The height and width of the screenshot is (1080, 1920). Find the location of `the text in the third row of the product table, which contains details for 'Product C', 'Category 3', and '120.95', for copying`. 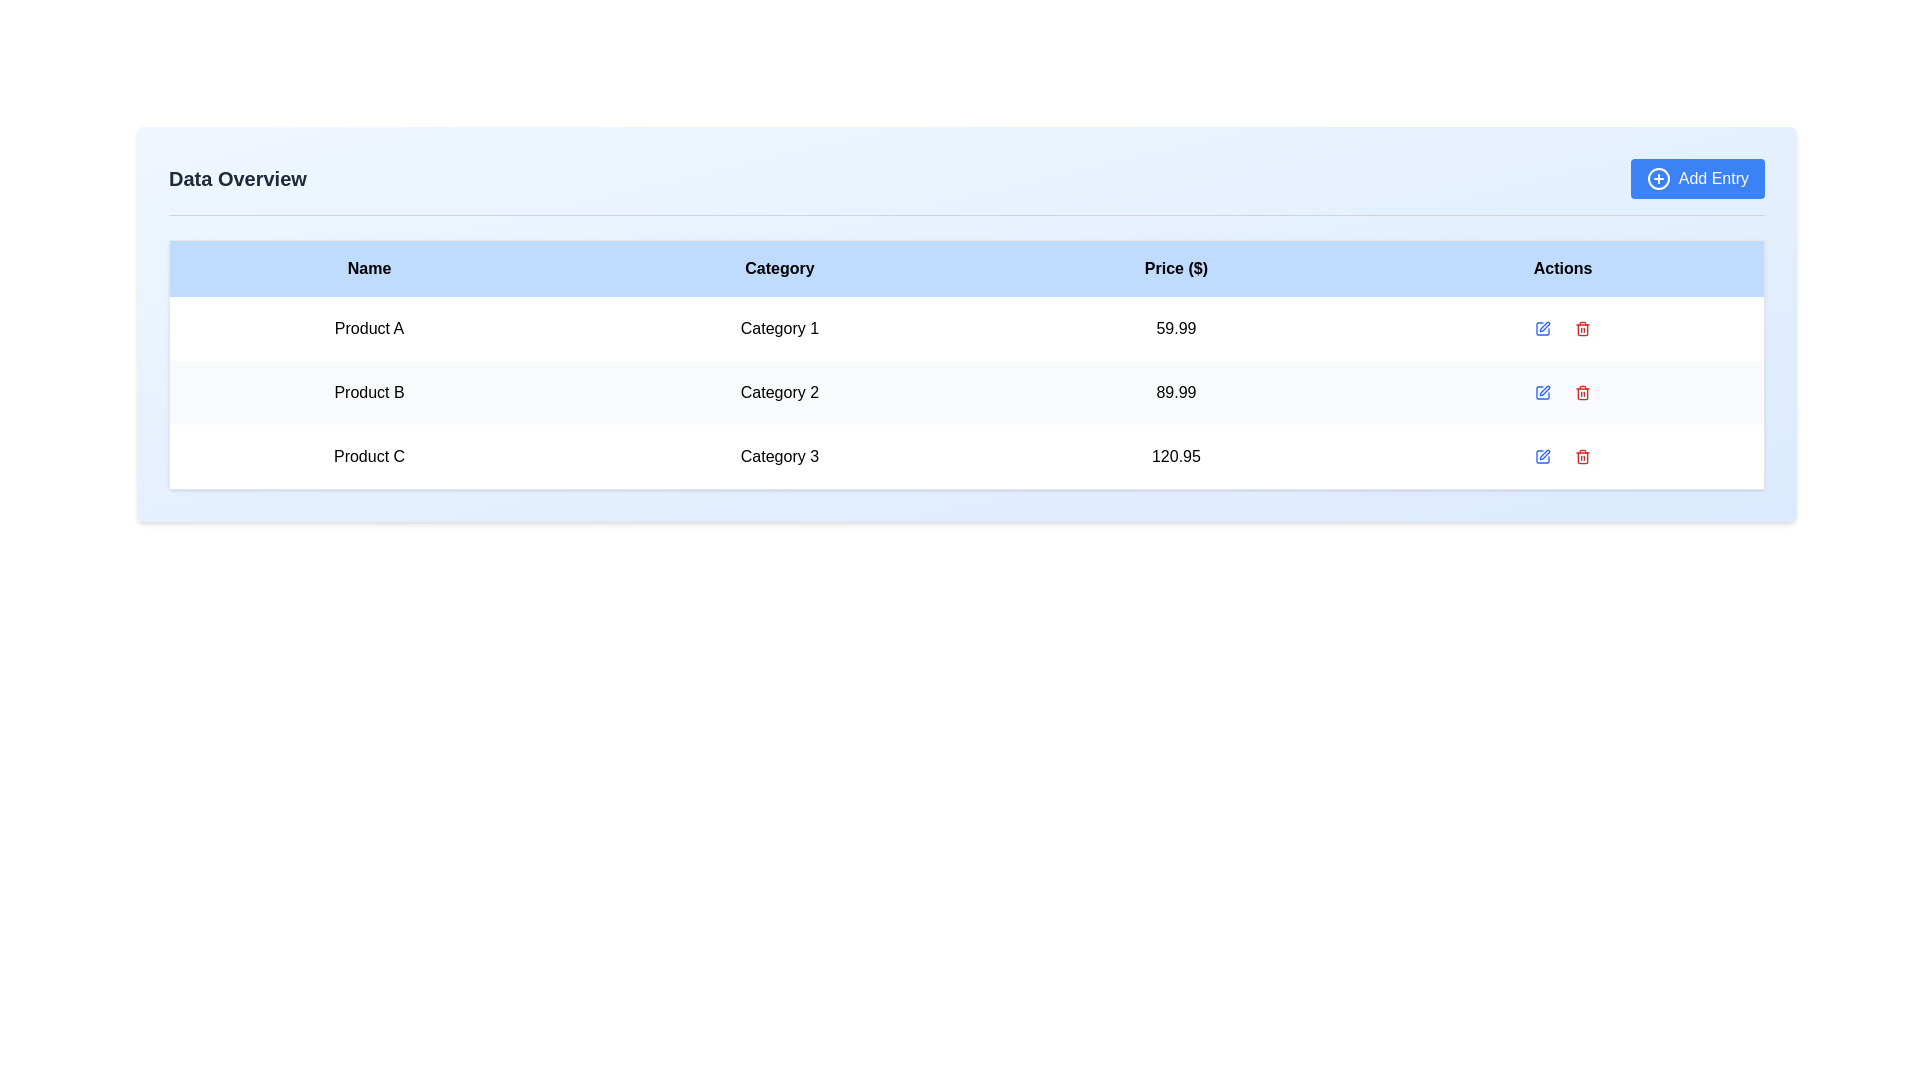

the text in the third row of the product table, which contains details for 'Product C', 'Category 3', and '120.95', for copying is located at coordinates (966, 456).